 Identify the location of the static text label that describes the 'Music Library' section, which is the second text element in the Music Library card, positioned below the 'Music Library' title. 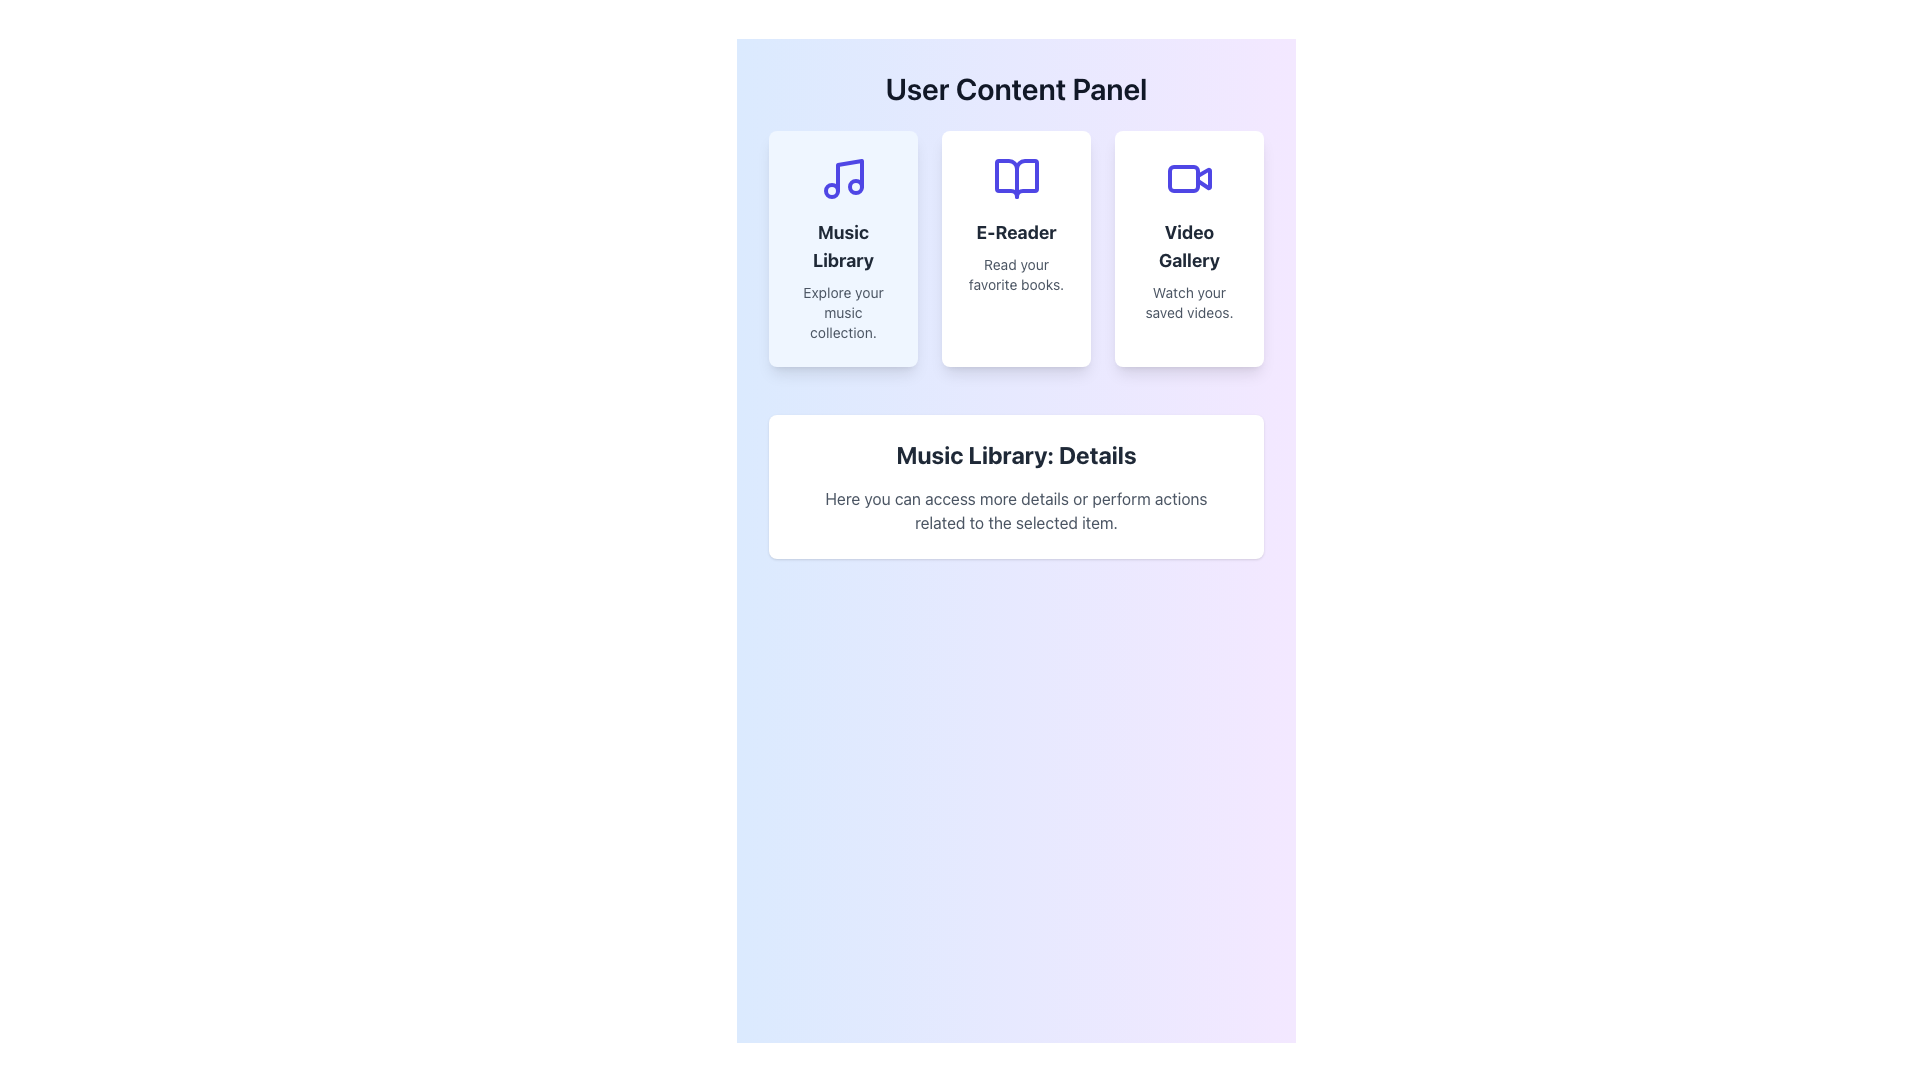
(843, 312).